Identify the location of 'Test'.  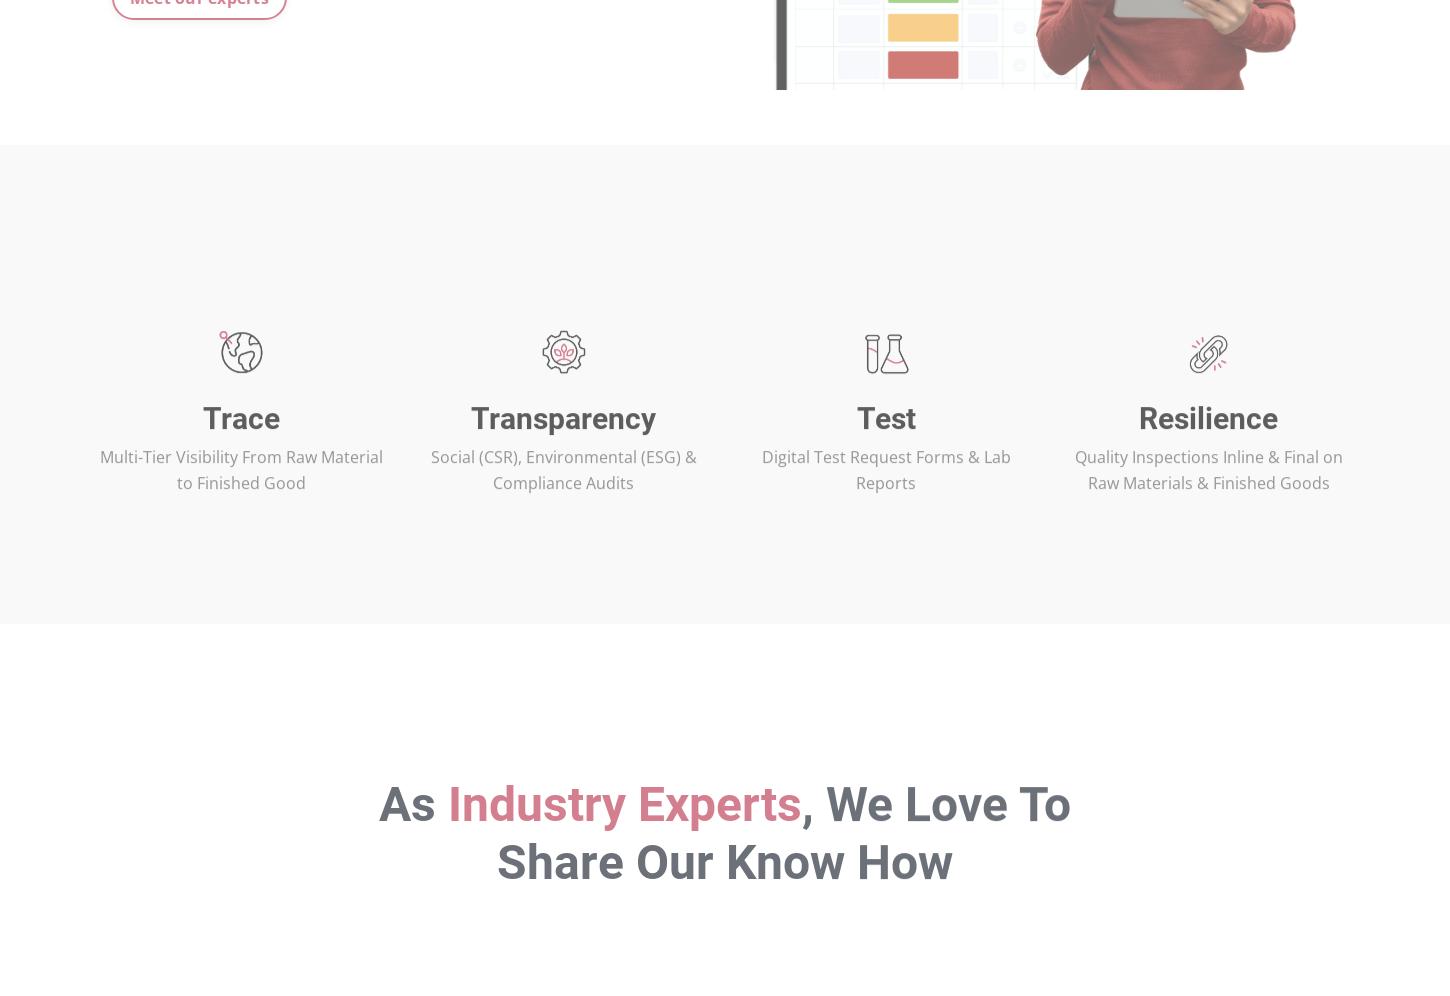
(884, 480).